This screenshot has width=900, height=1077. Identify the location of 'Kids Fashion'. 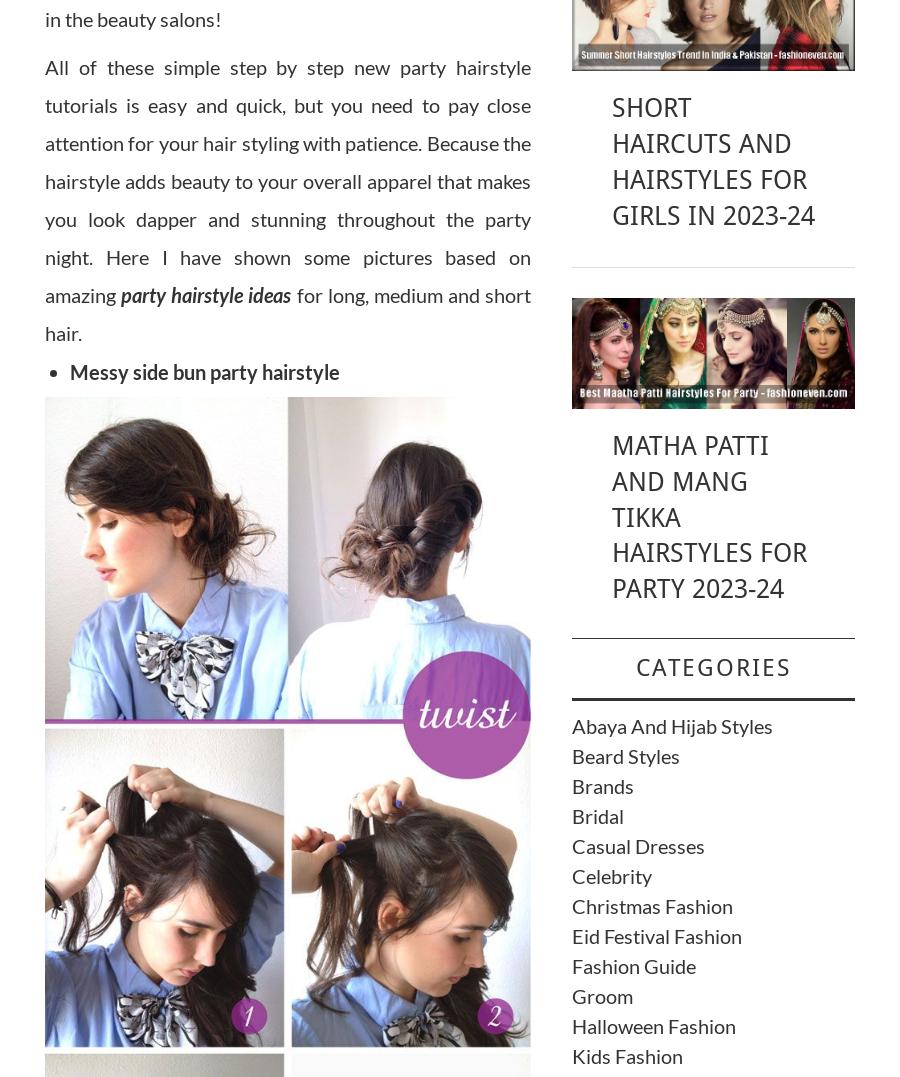
(626, 1055).